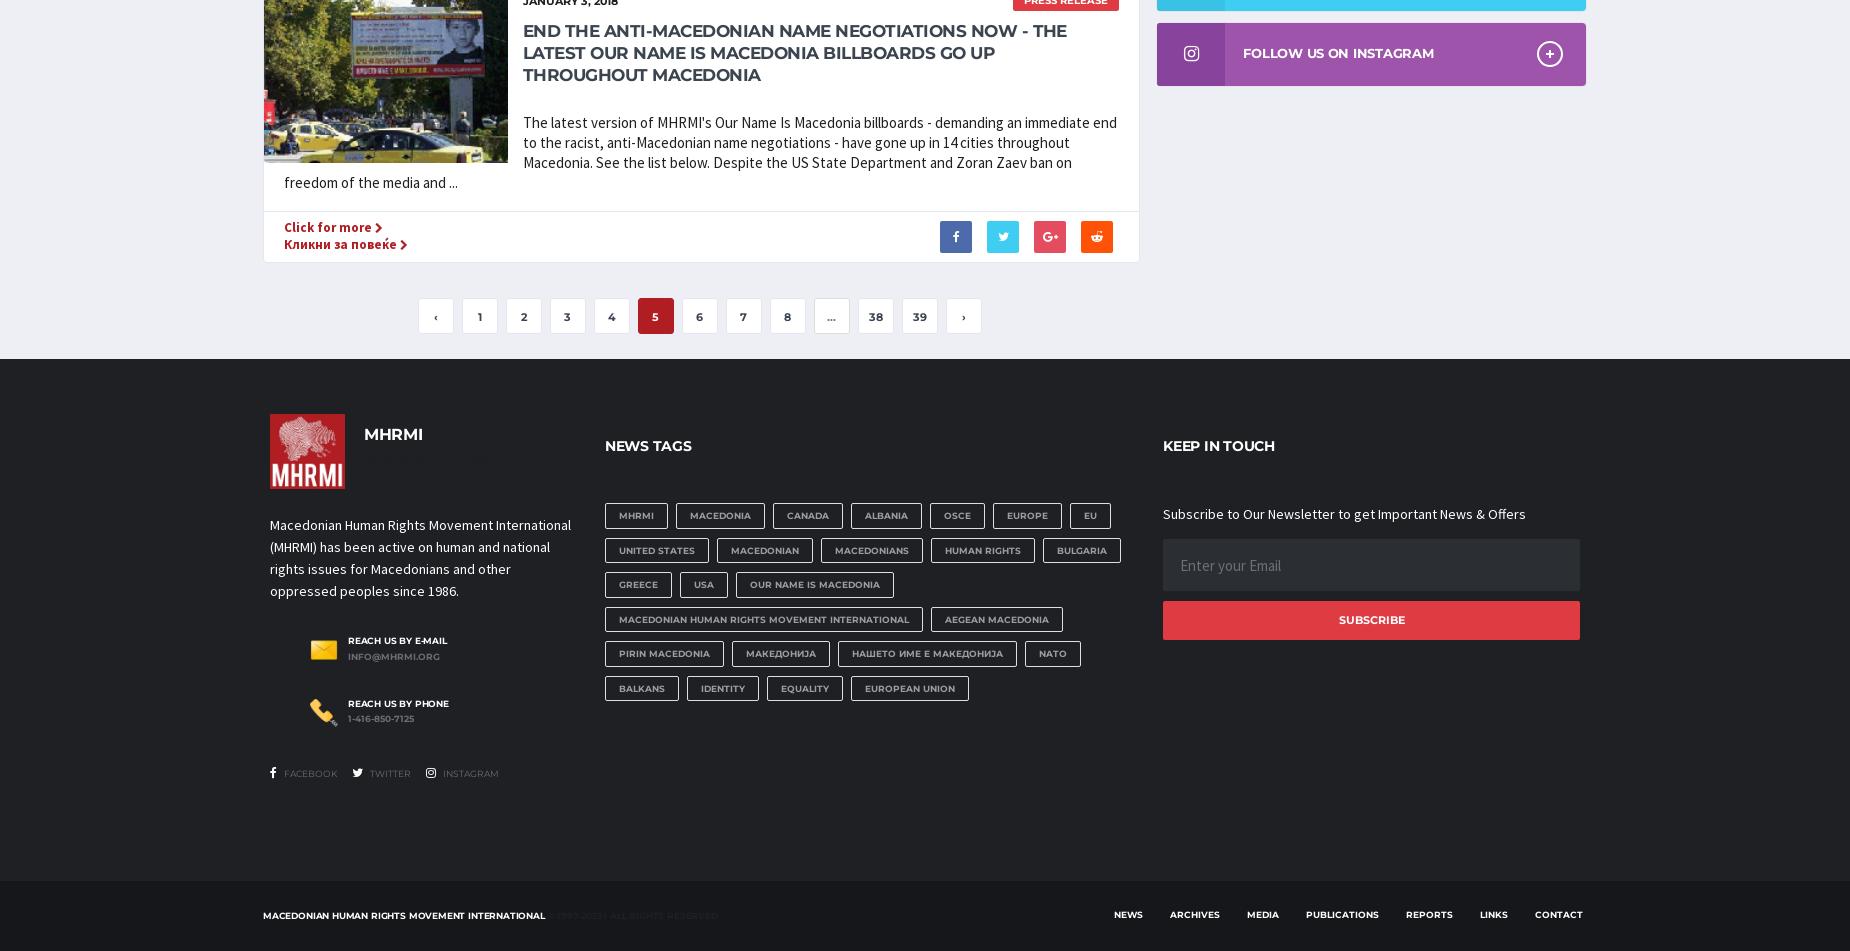 This screenshot has width=1850, height=951. I want to click on 'Links', so click(1492, 912).